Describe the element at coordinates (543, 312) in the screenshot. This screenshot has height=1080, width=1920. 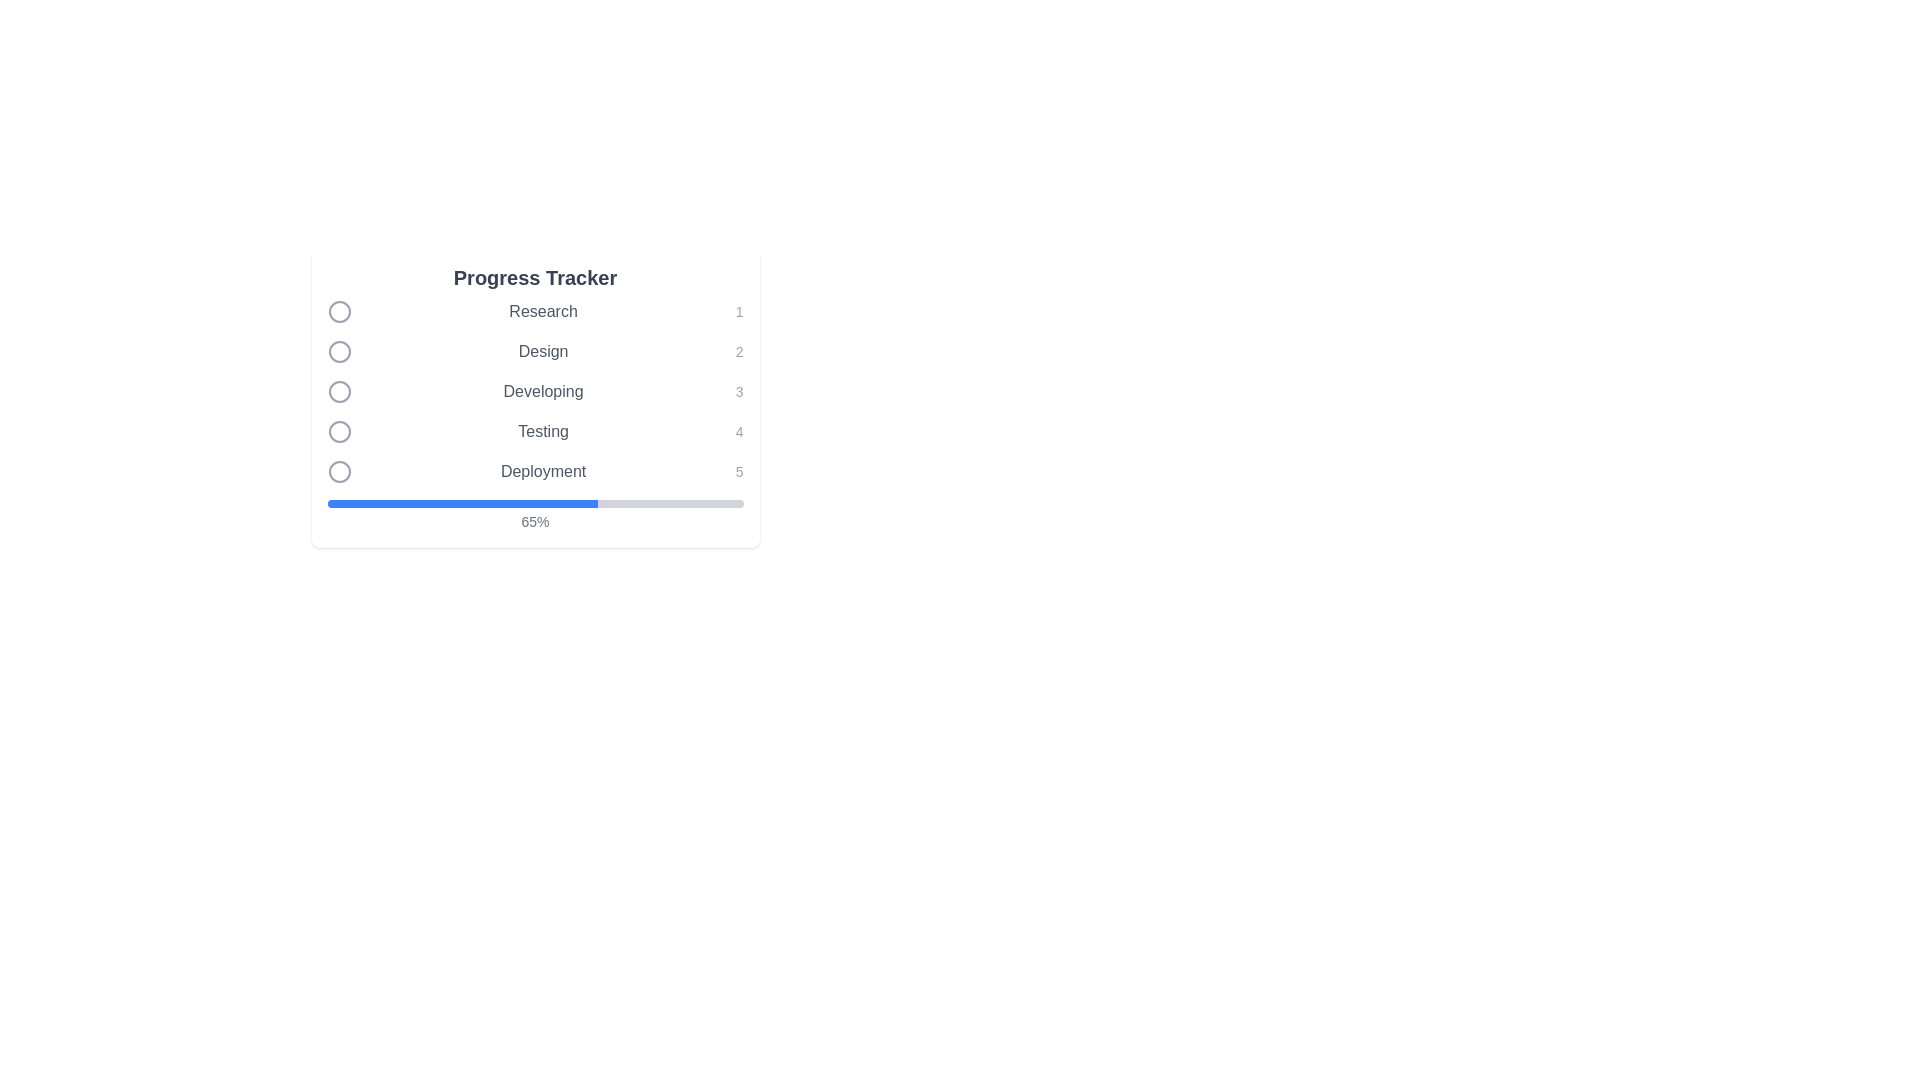
I see `the 'Research' label element, which is the second label in a vertical progress tracker list, displayed in gray color with a medium font size` at that location.